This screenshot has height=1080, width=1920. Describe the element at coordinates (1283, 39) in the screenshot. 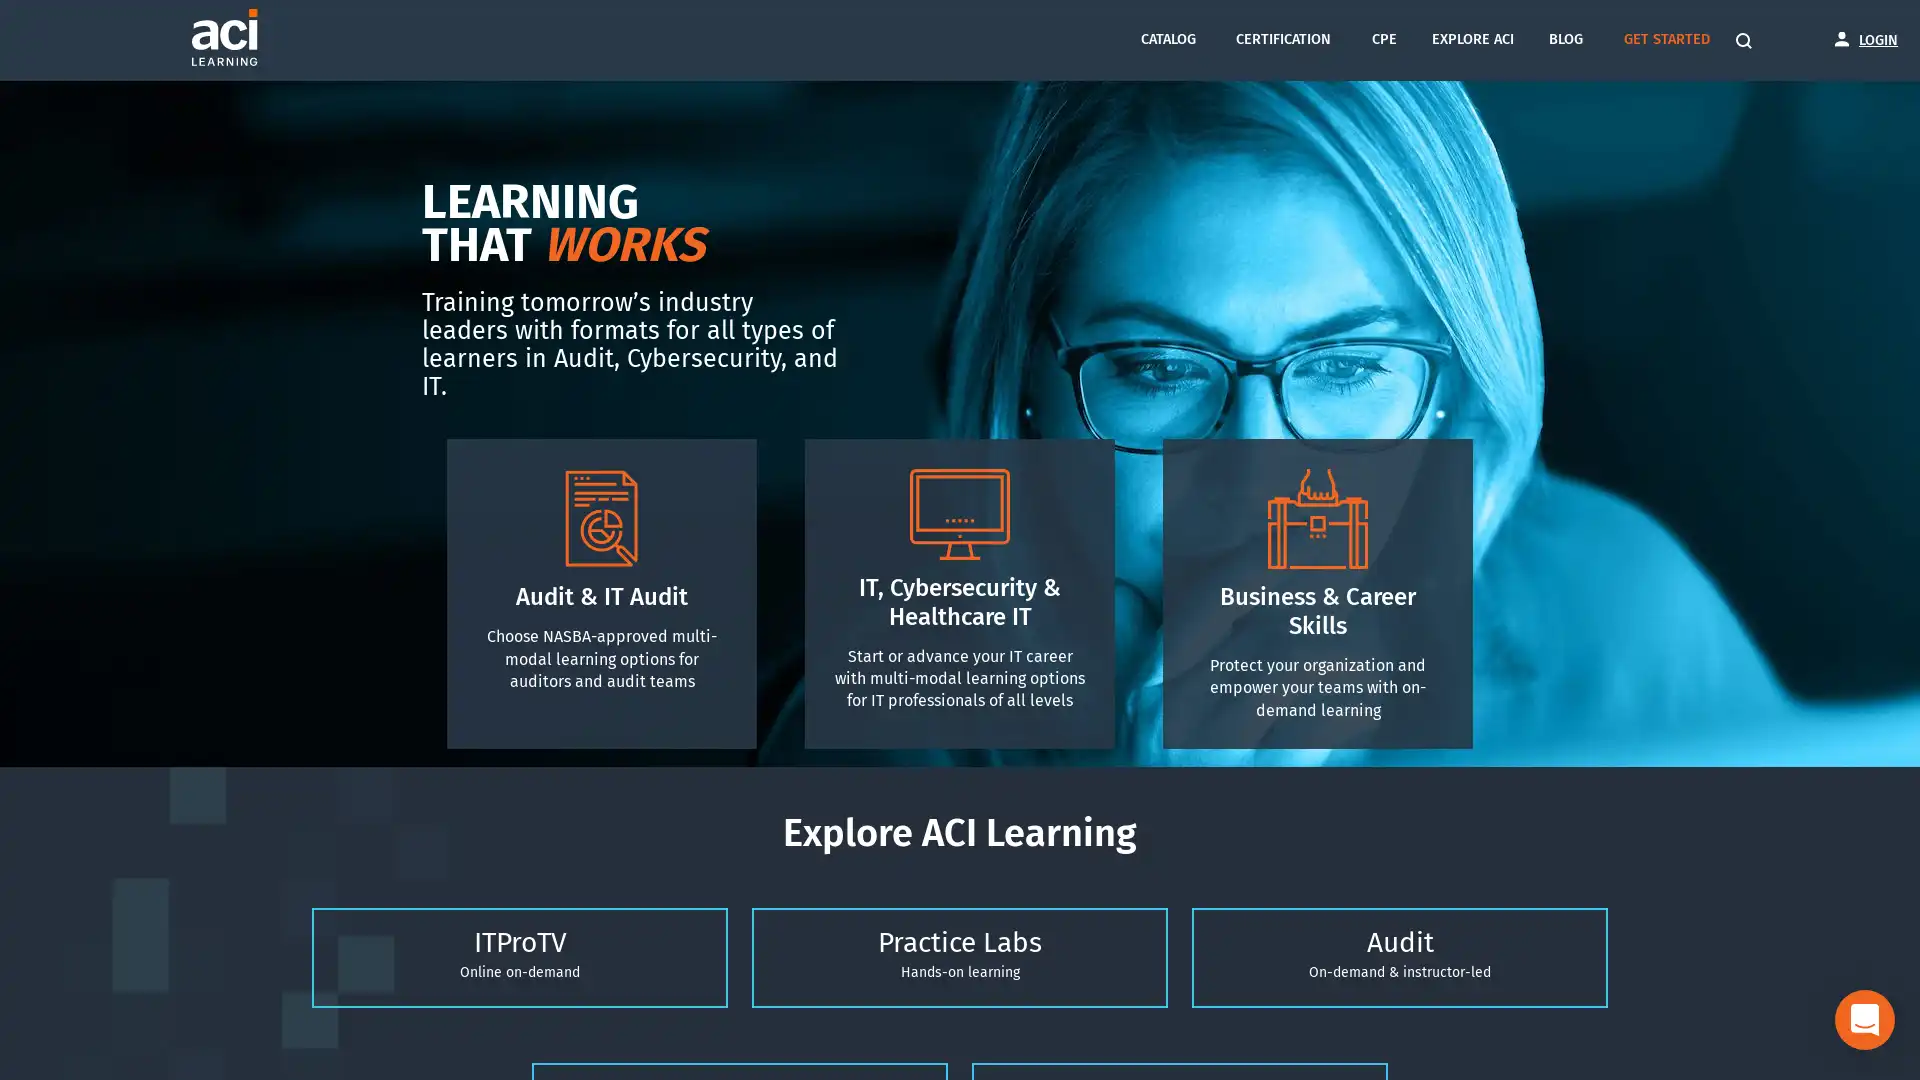

I see `CERTIFICATION` at that location.